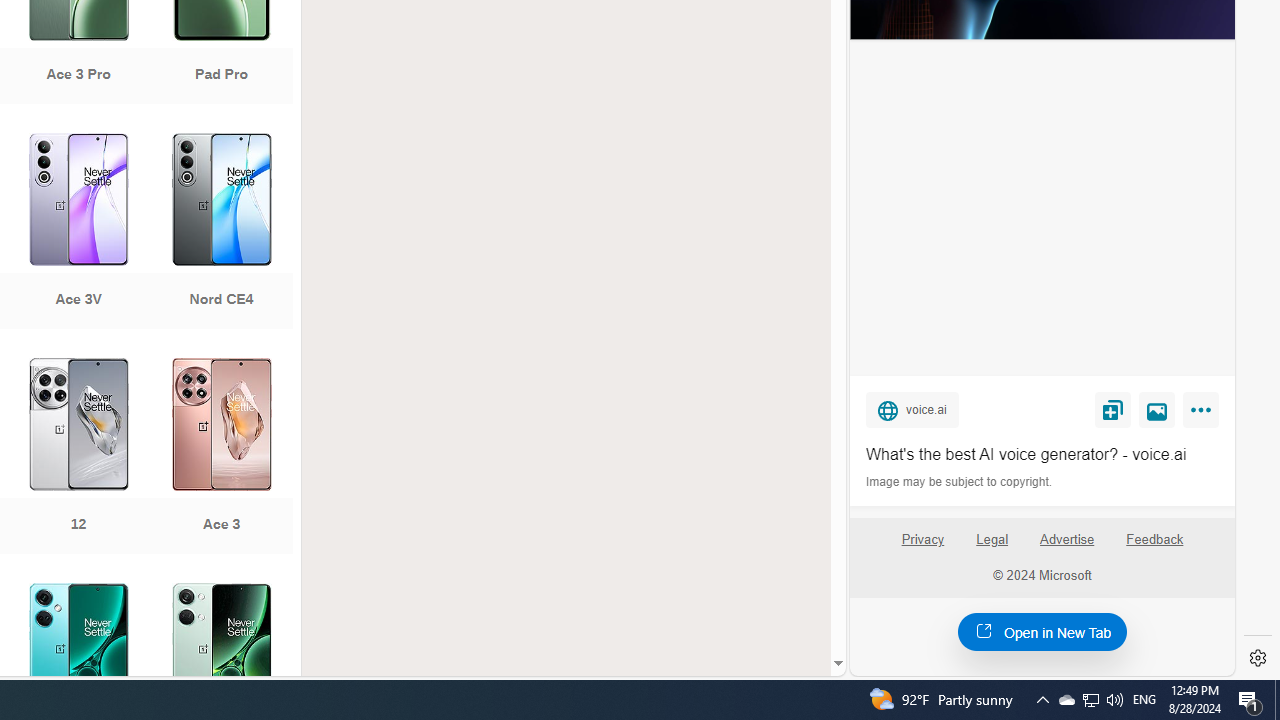  Describe the element at coordinates (992, 538) in the screenshot. I see `'Legal'` at that location.